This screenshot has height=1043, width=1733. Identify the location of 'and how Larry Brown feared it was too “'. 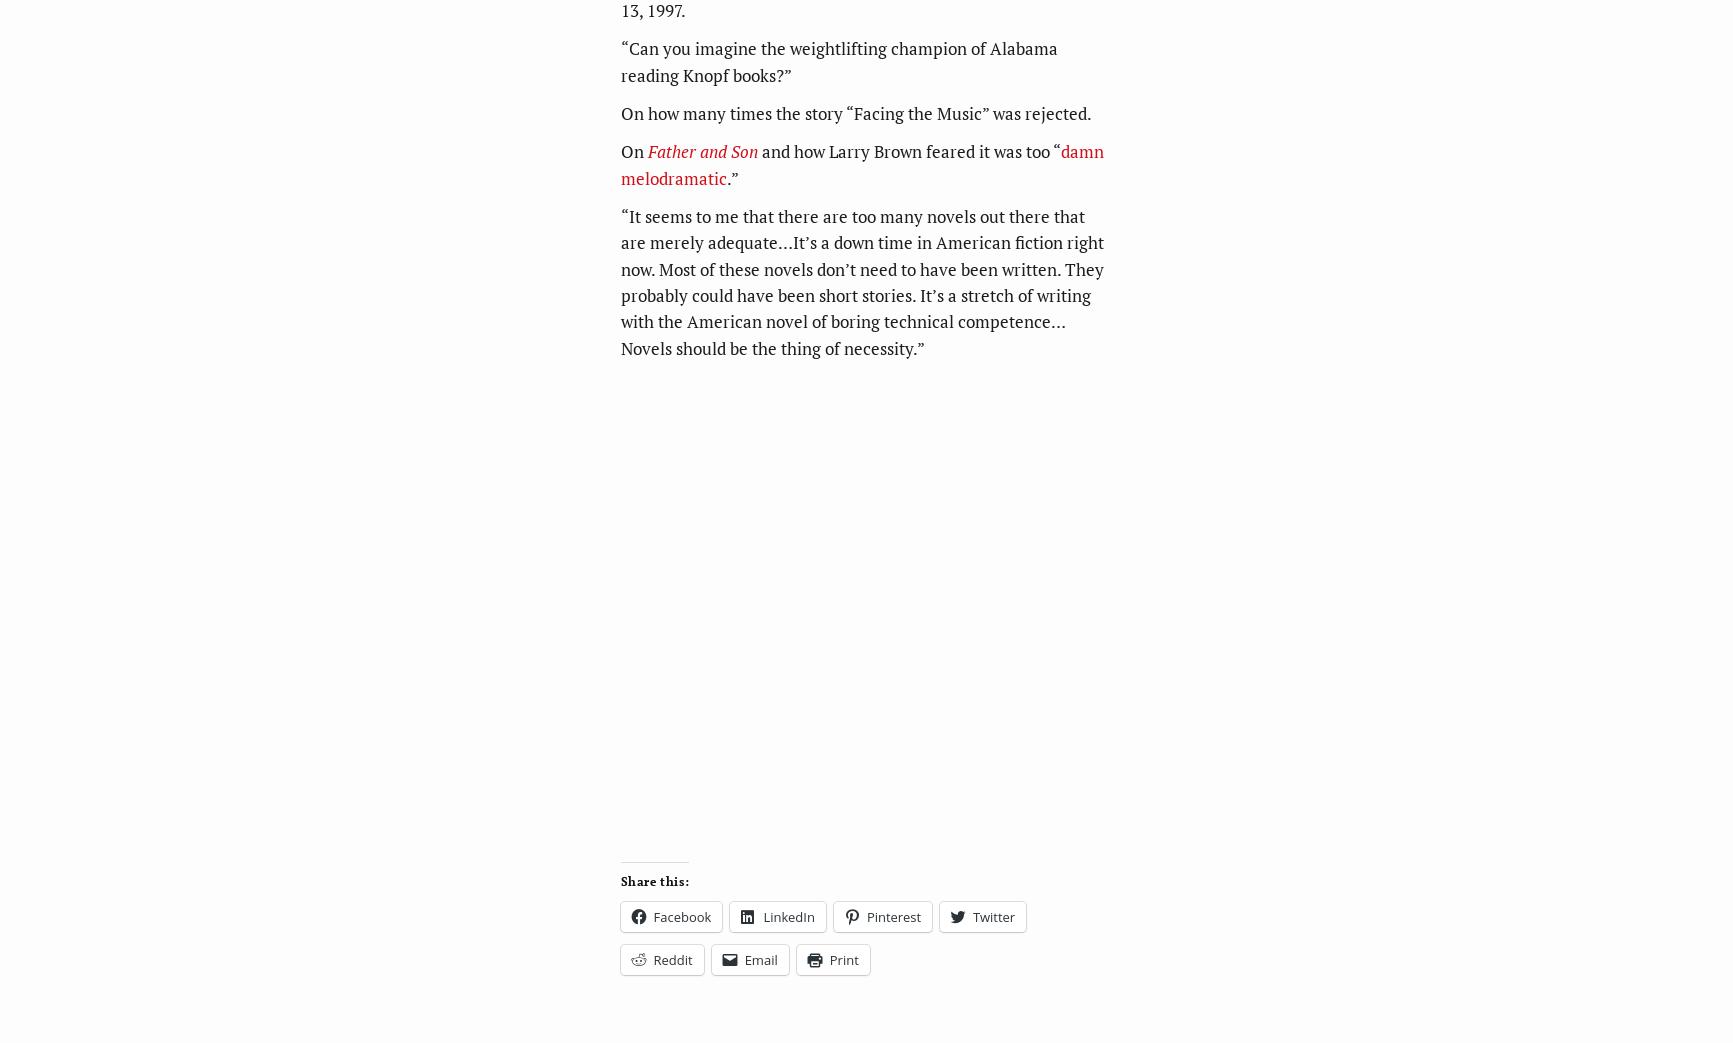
(907, 150).